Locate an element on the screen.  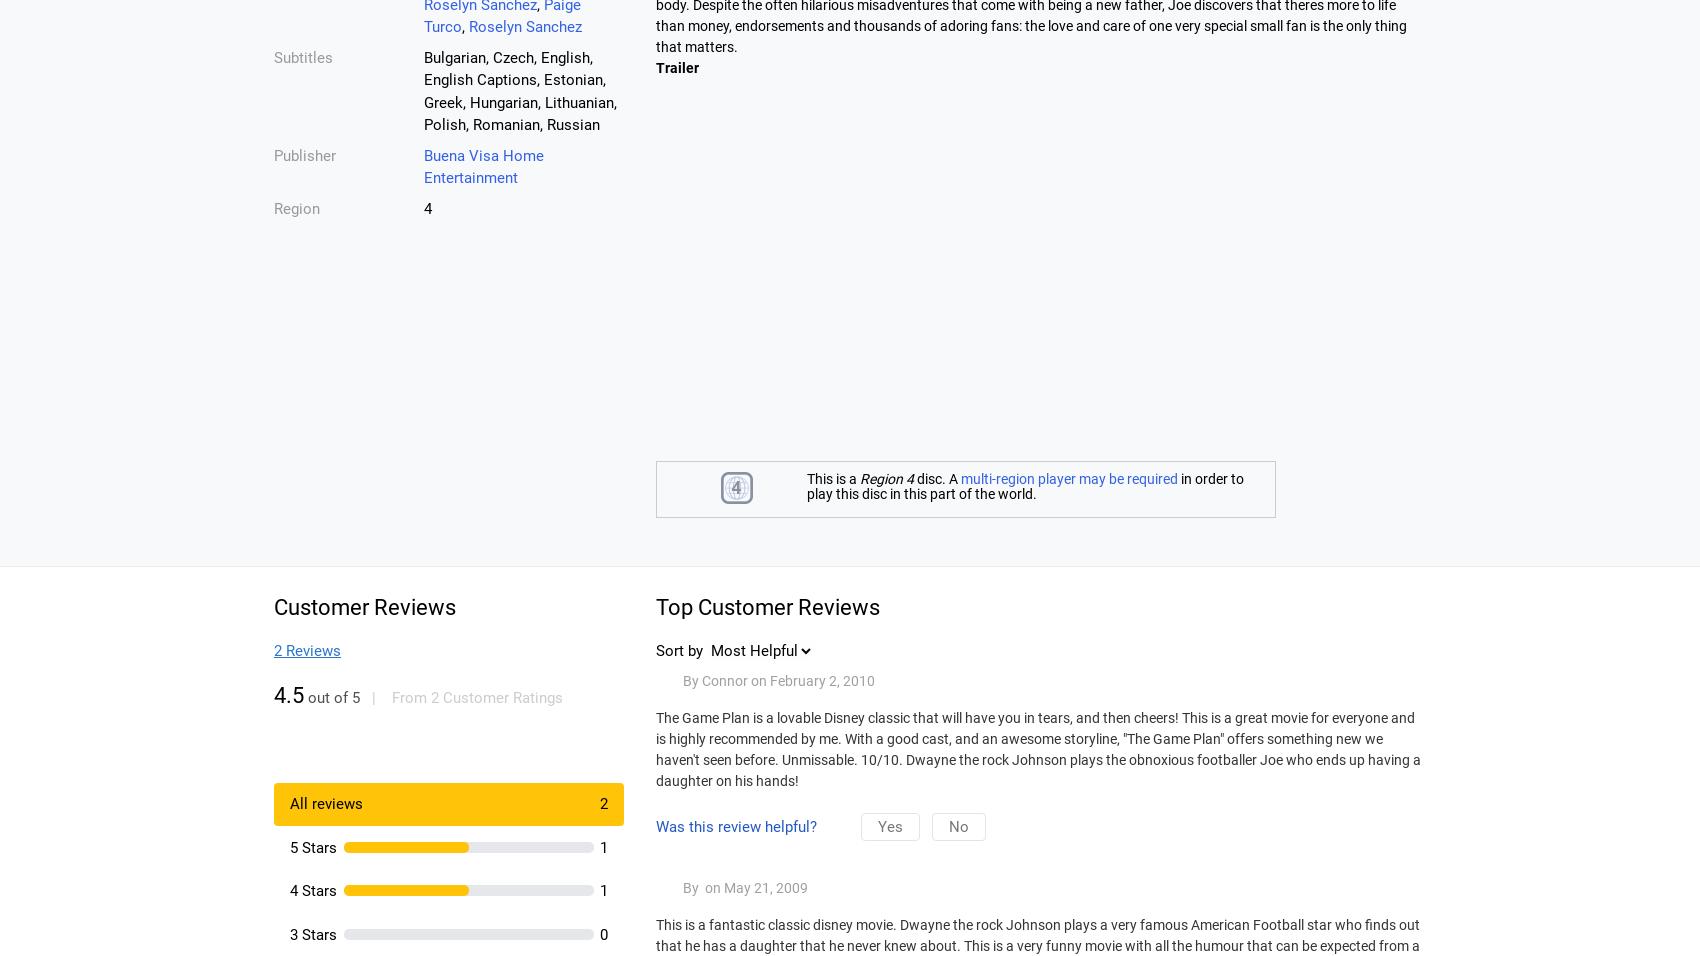
'3 Stars' is located at coordinates (313, 934).